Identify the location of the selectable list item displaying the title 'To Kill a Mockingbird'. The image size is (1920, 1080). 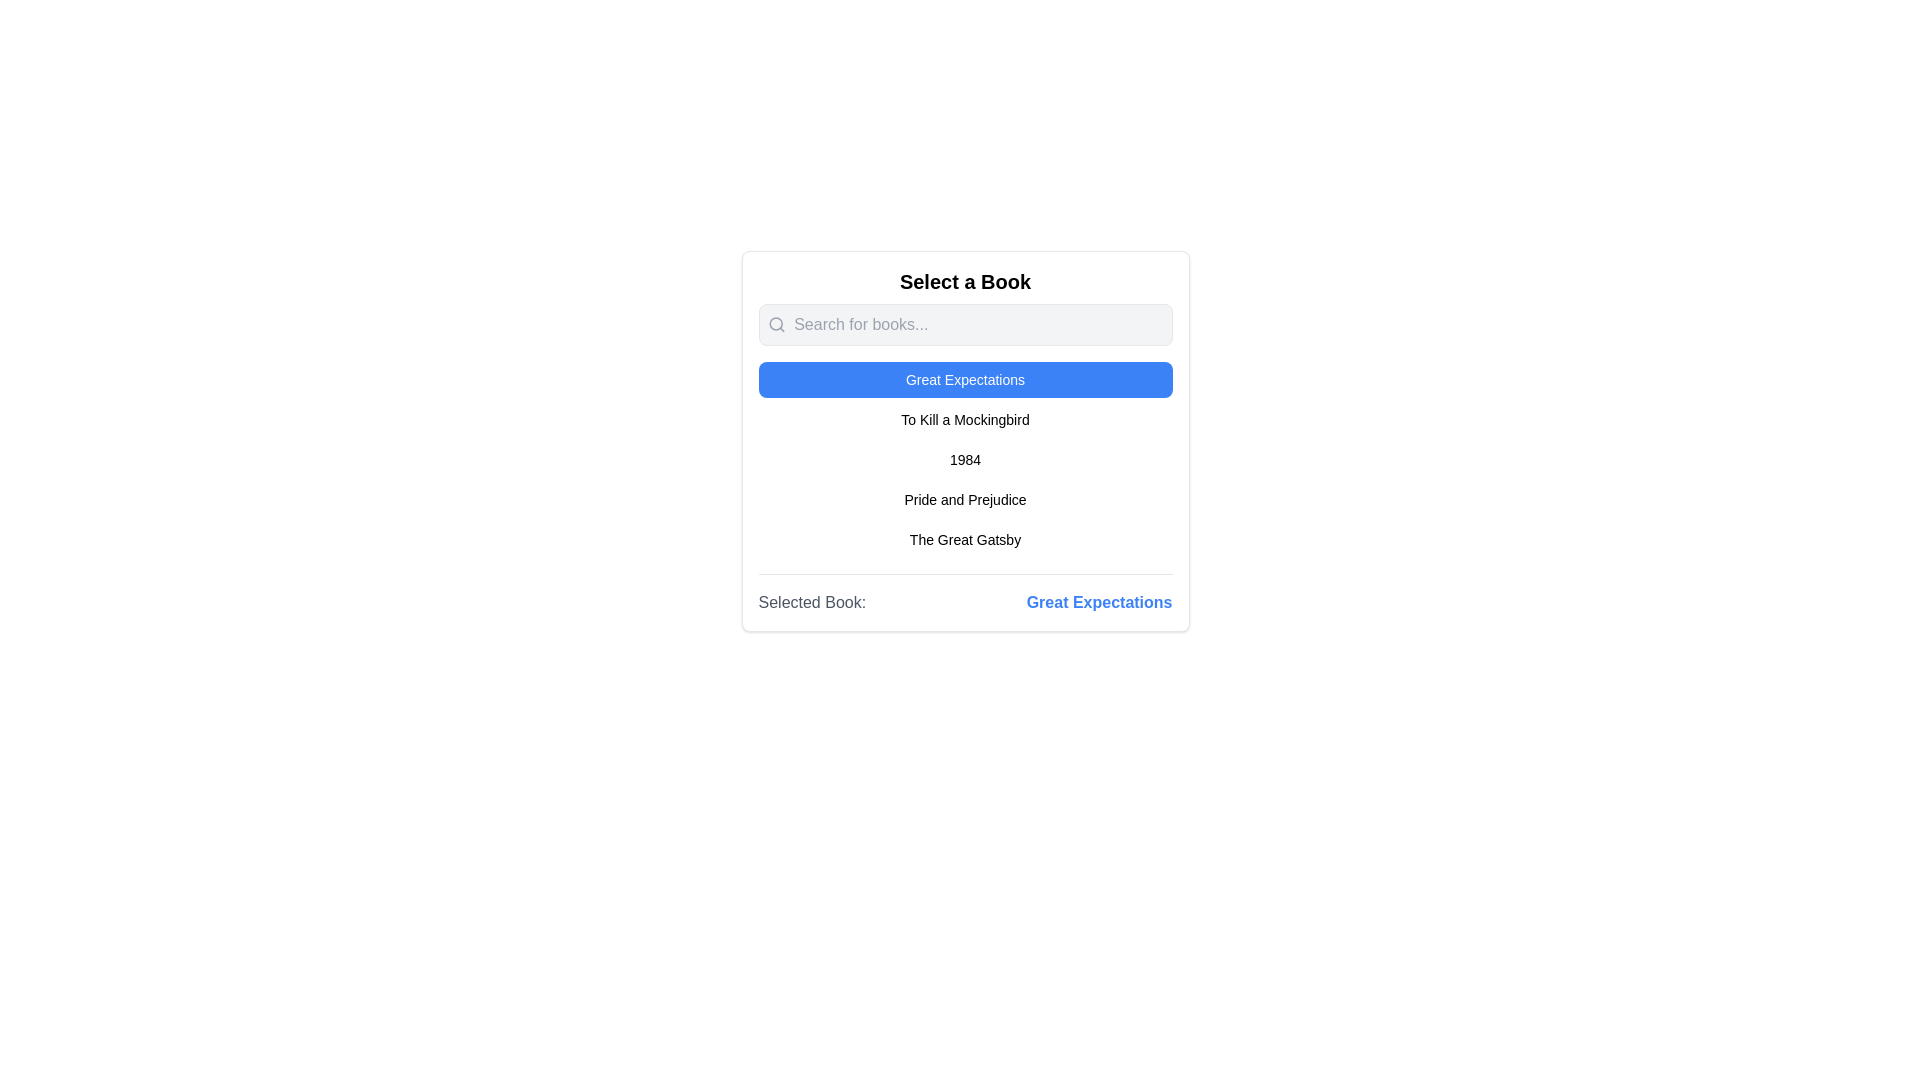
(965, 419).